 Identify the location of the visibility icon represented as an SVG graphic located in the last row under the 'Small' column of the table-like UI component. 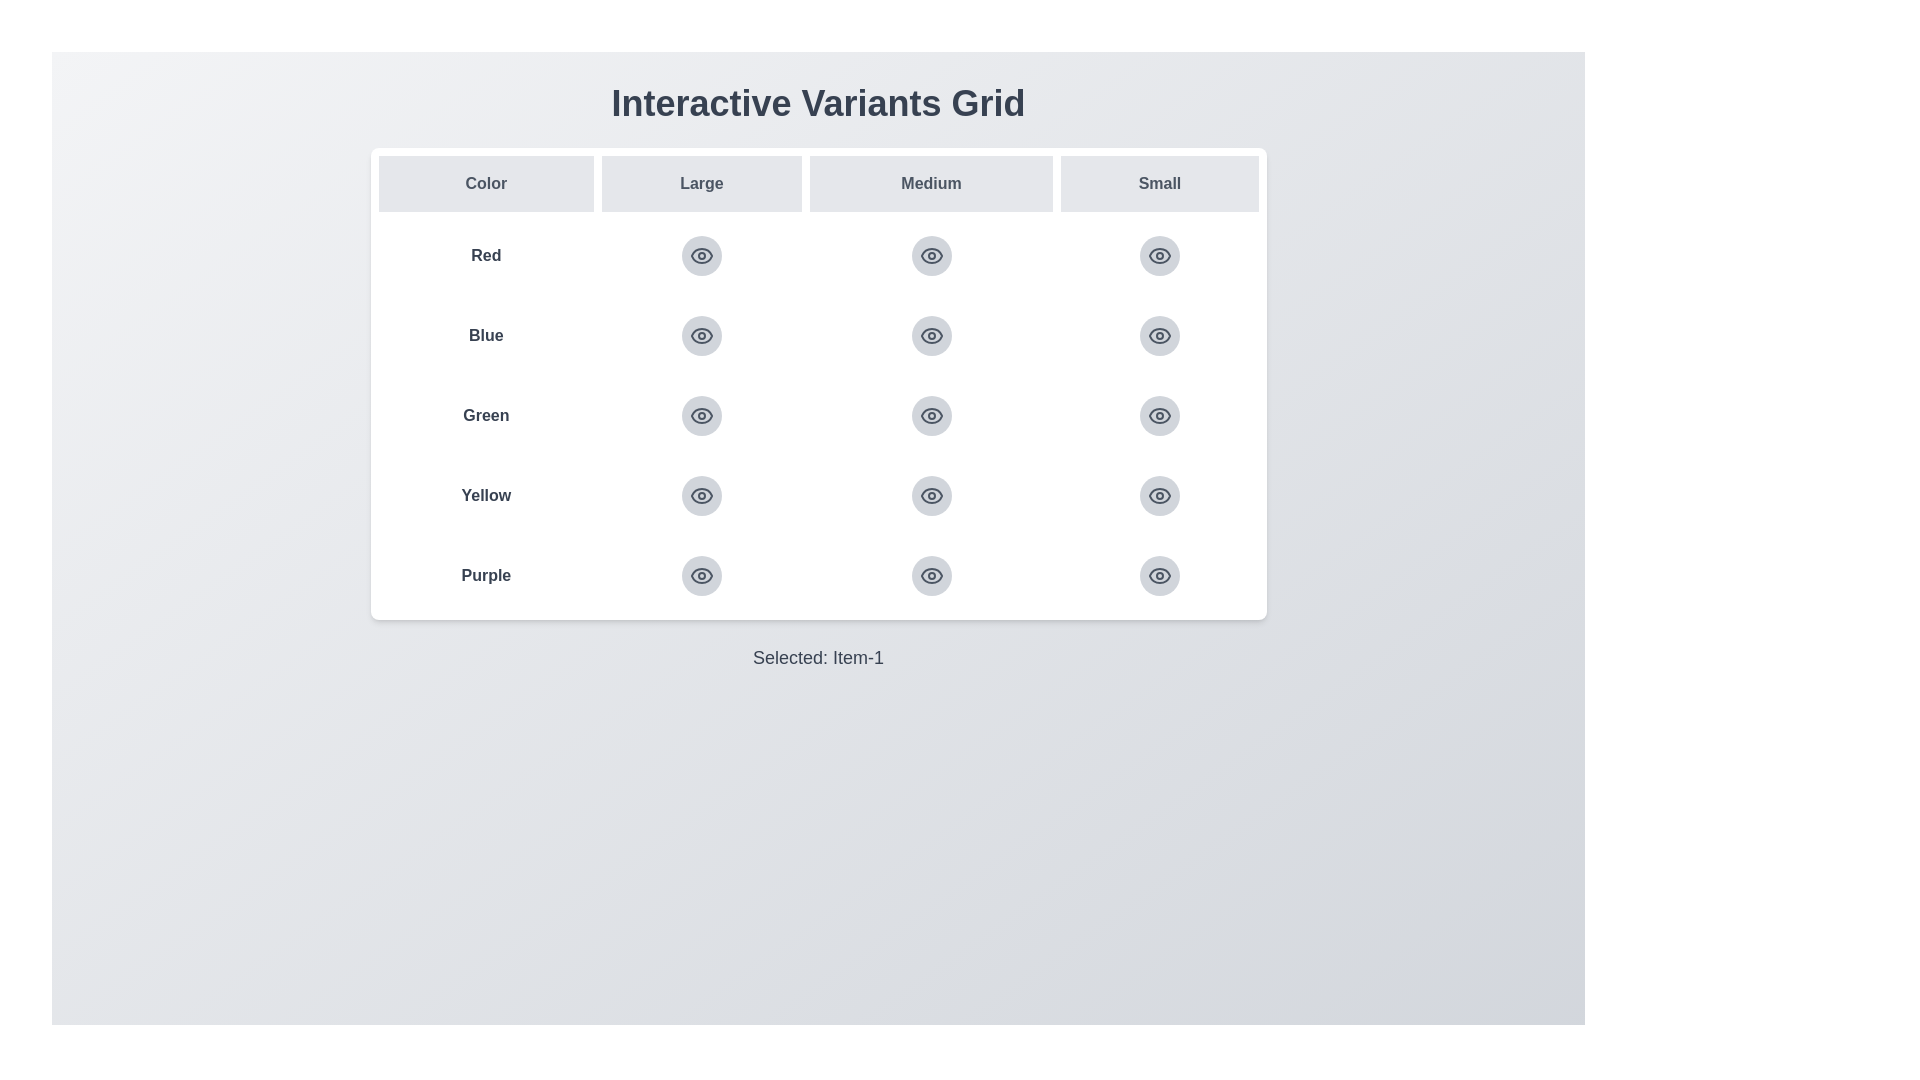
(1160, 575).